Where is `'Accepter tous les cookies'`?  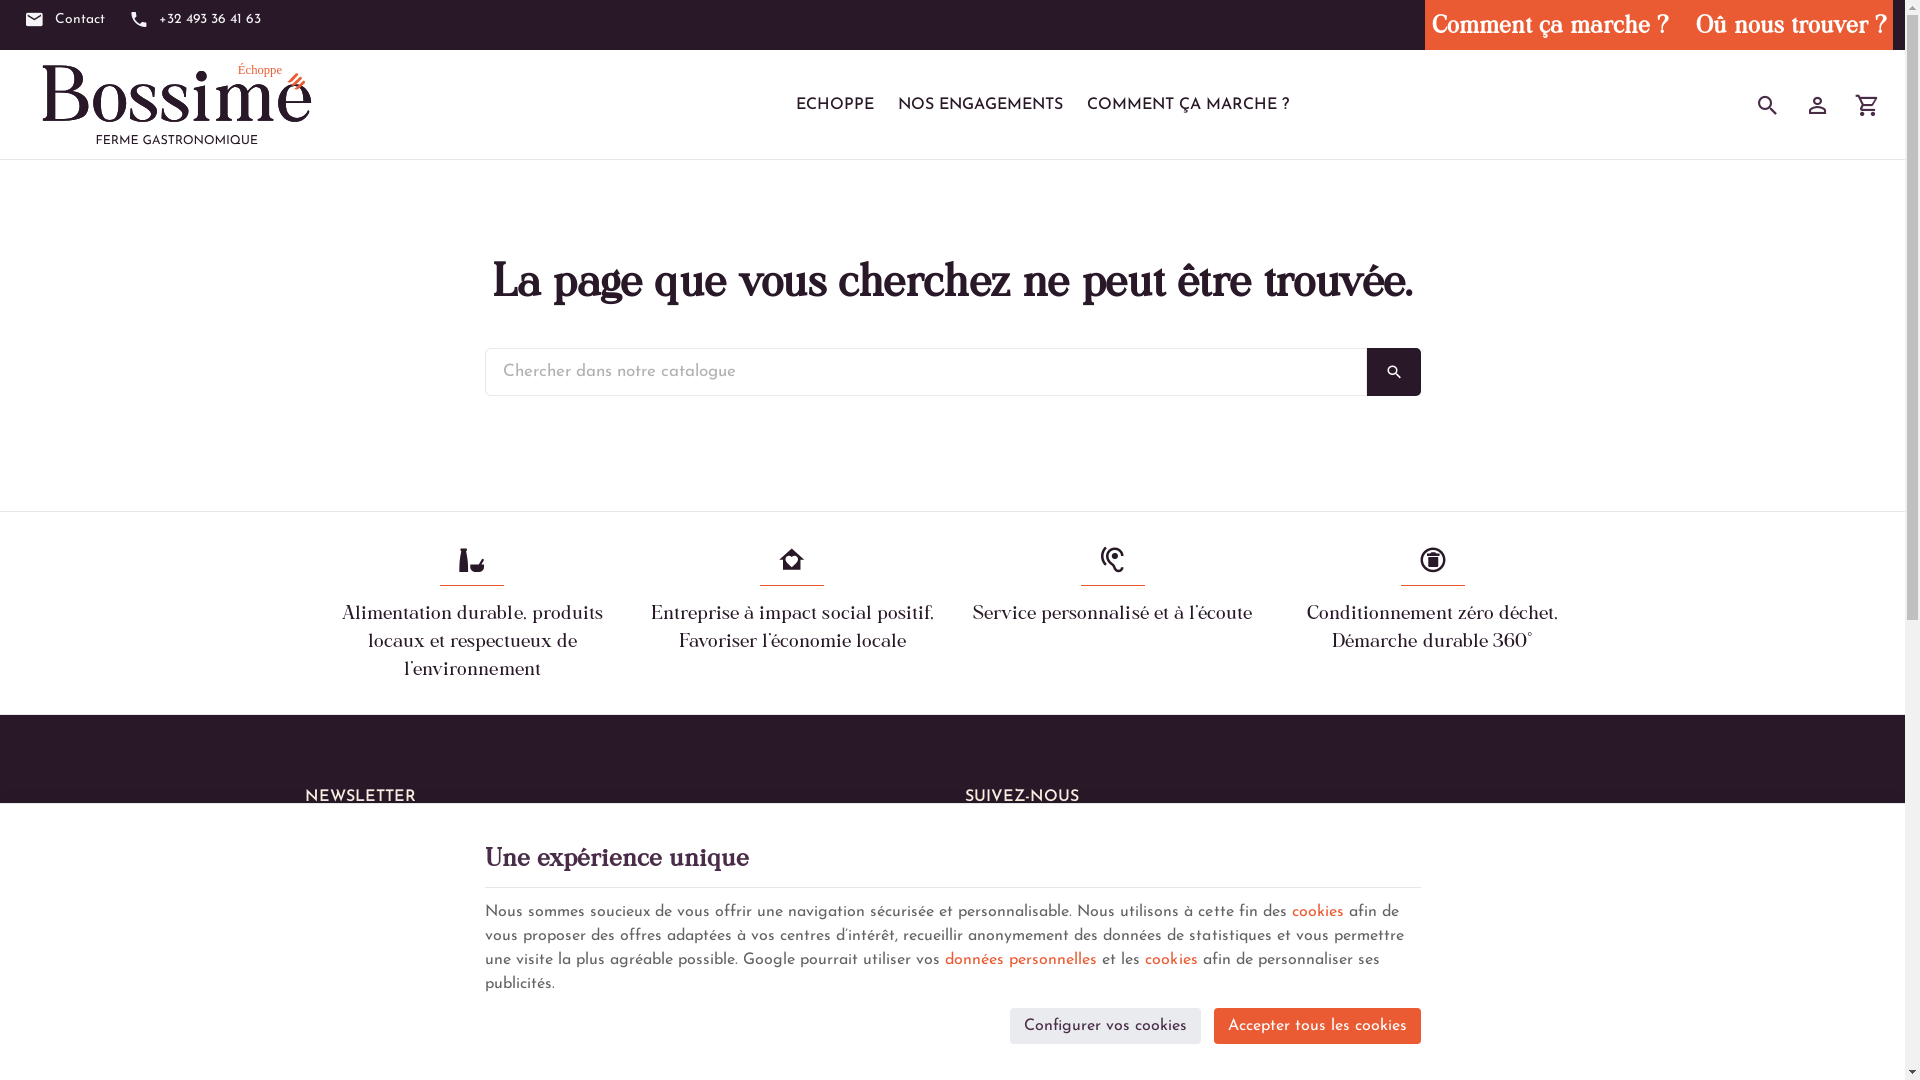
'Accepter tous les cookies' is located at coordinates (1317, 1026).